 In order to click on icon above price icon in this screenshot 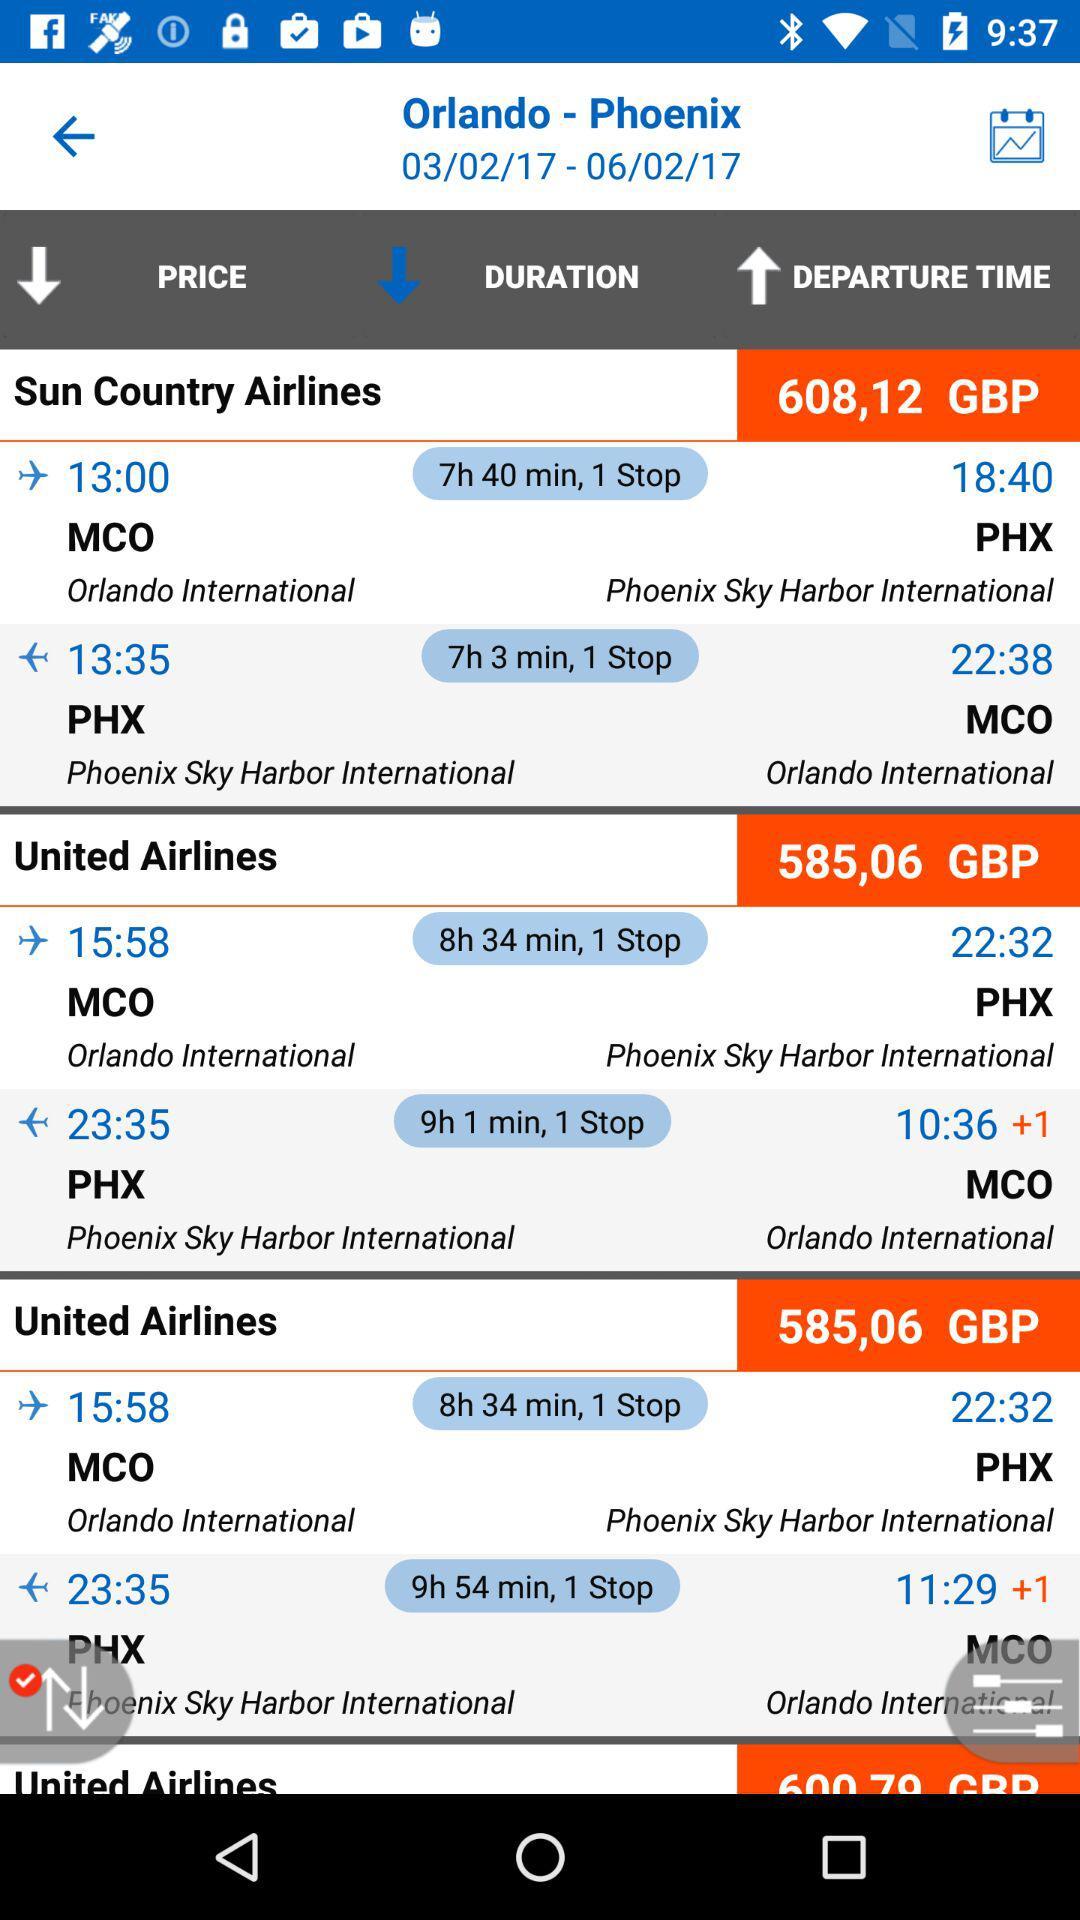, I will do `click(72, 135)`.